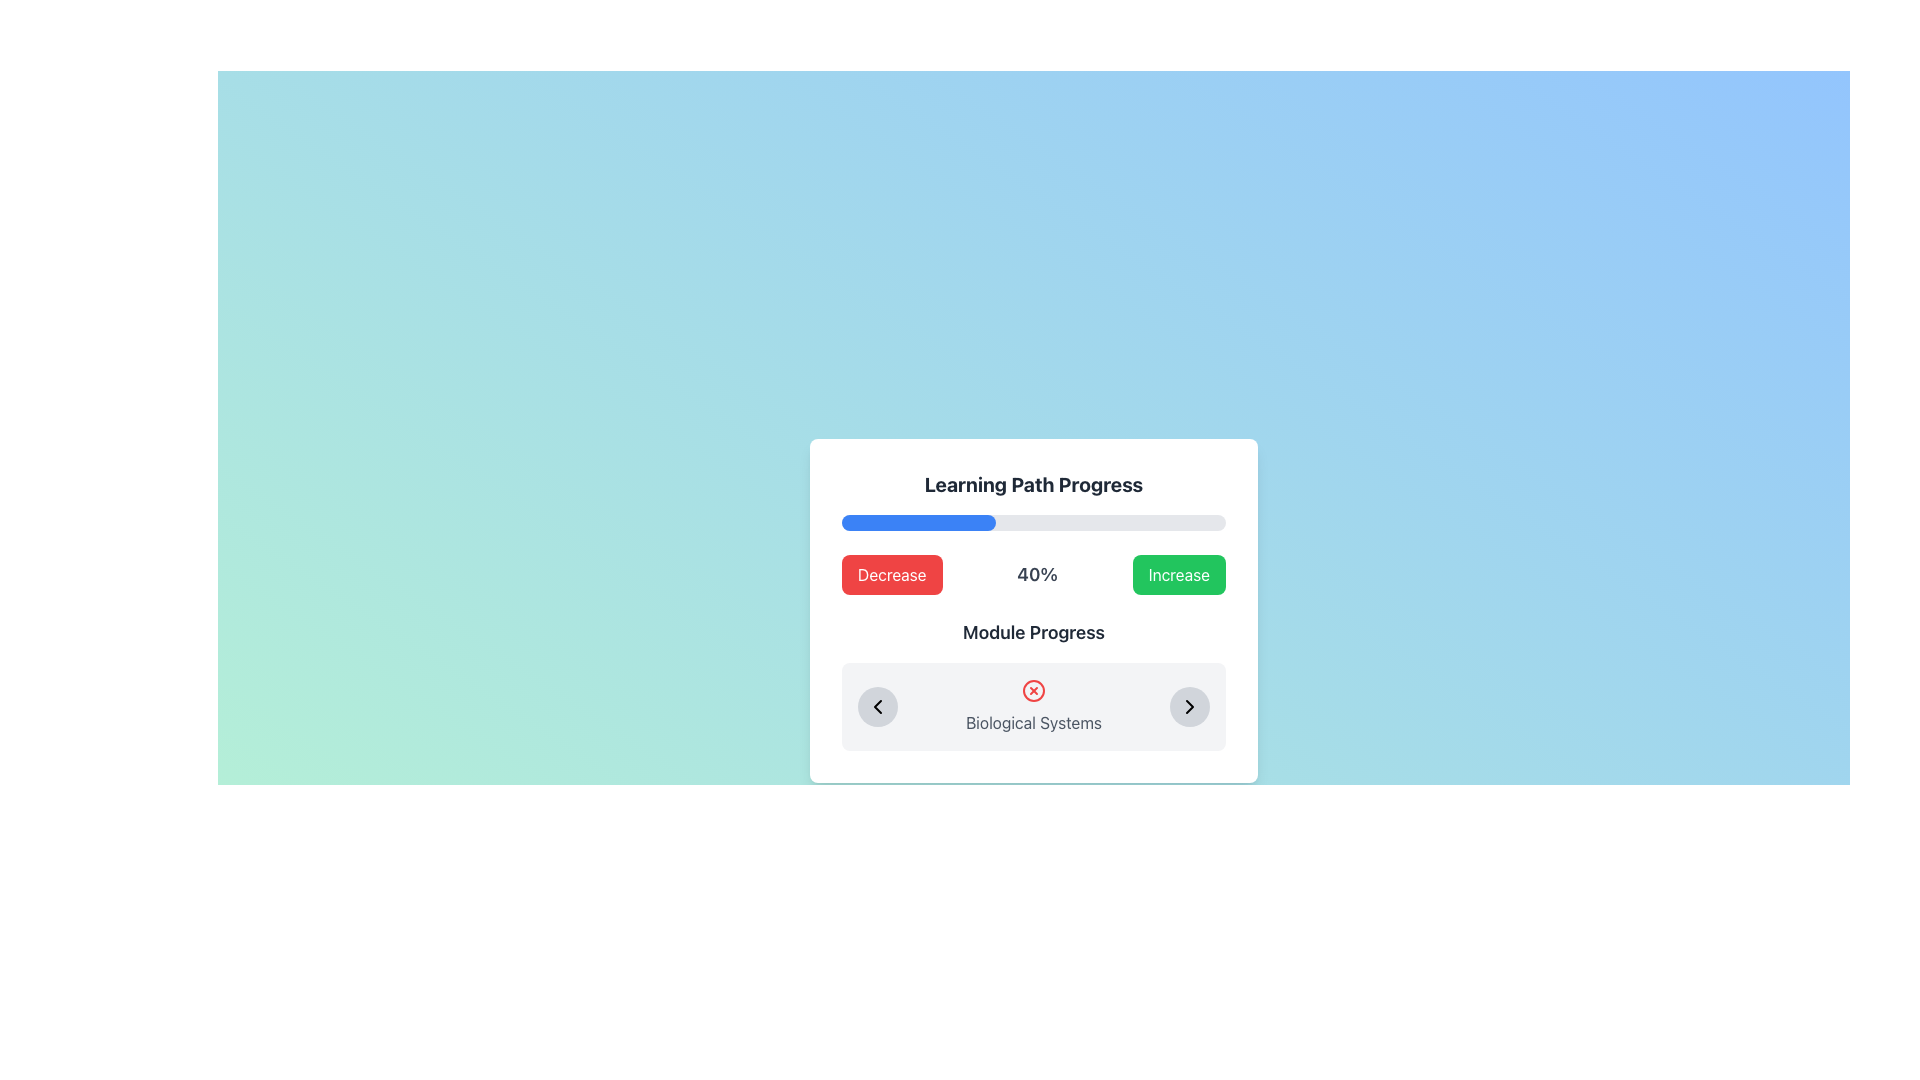 This screenshot has height=1080, width=1920. Describe the element at coordinates (1033, 632) in the screenshot. I see `the Text Label that indicates the start of a specific content area related to module progress, located below the progress indicator ('40%') and above the navigation section ('Biological Systems')` at that location.